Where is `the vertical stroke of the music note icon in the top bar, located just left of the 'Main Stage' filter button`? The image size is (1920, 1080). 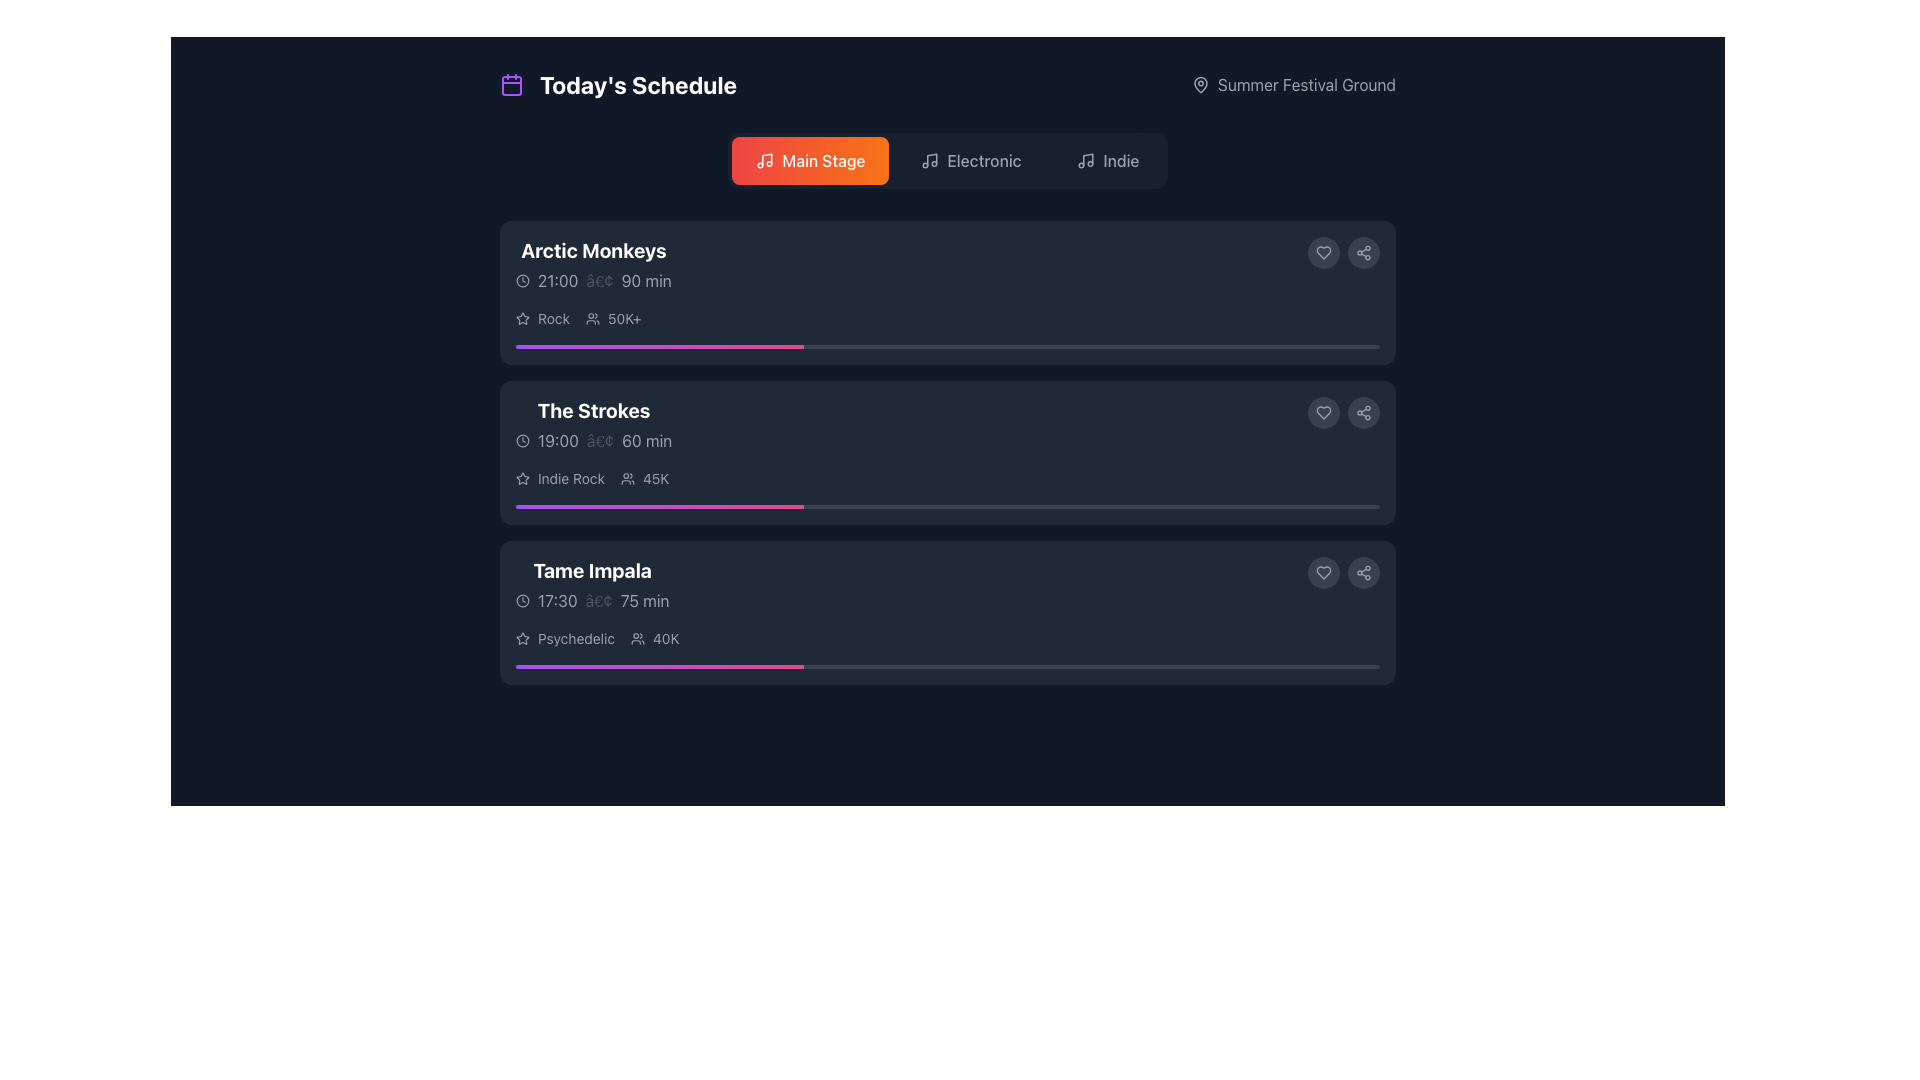
the vertical stroke of the music note icon in the top bar, located just left of the 'Main Stage' filter button is located at coordinates (766, 158).